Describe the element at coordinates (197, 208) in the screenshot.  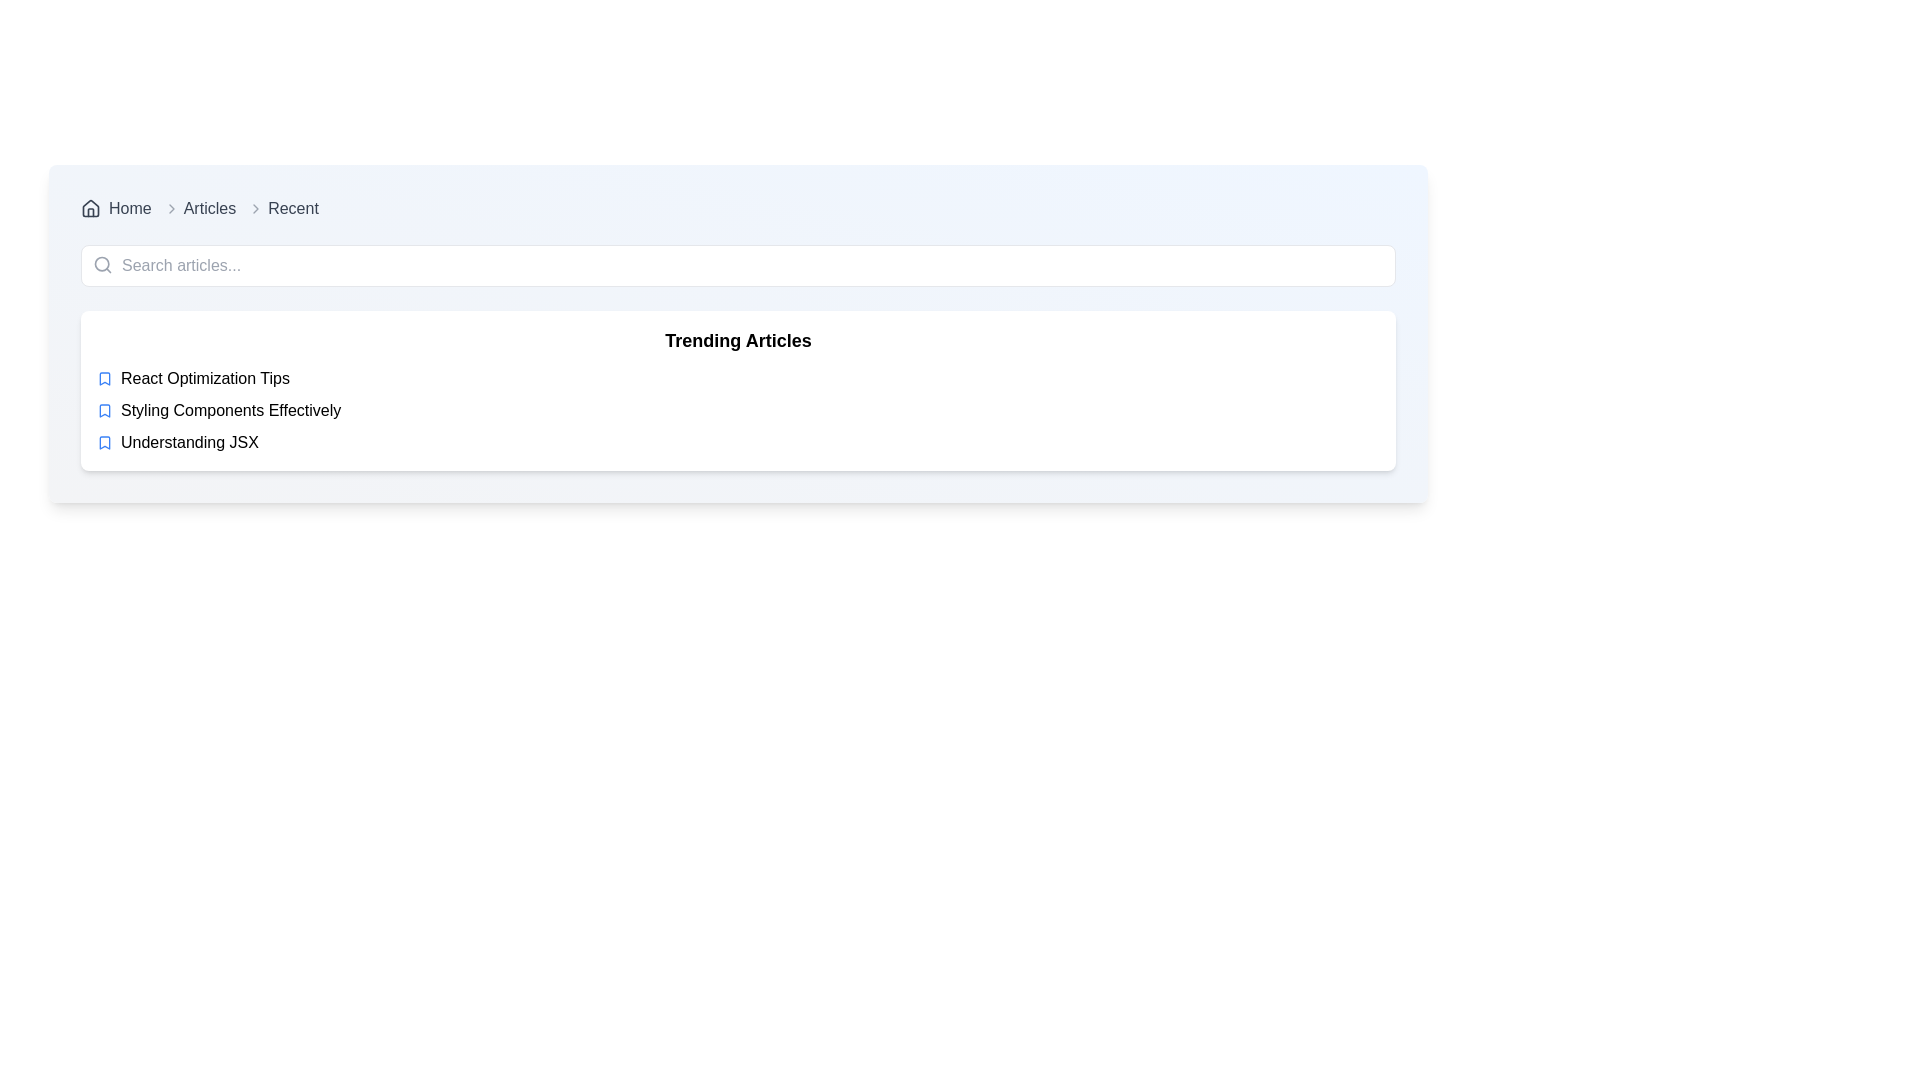
I see `the second breadcrumb link in the top navigation area` at that location.